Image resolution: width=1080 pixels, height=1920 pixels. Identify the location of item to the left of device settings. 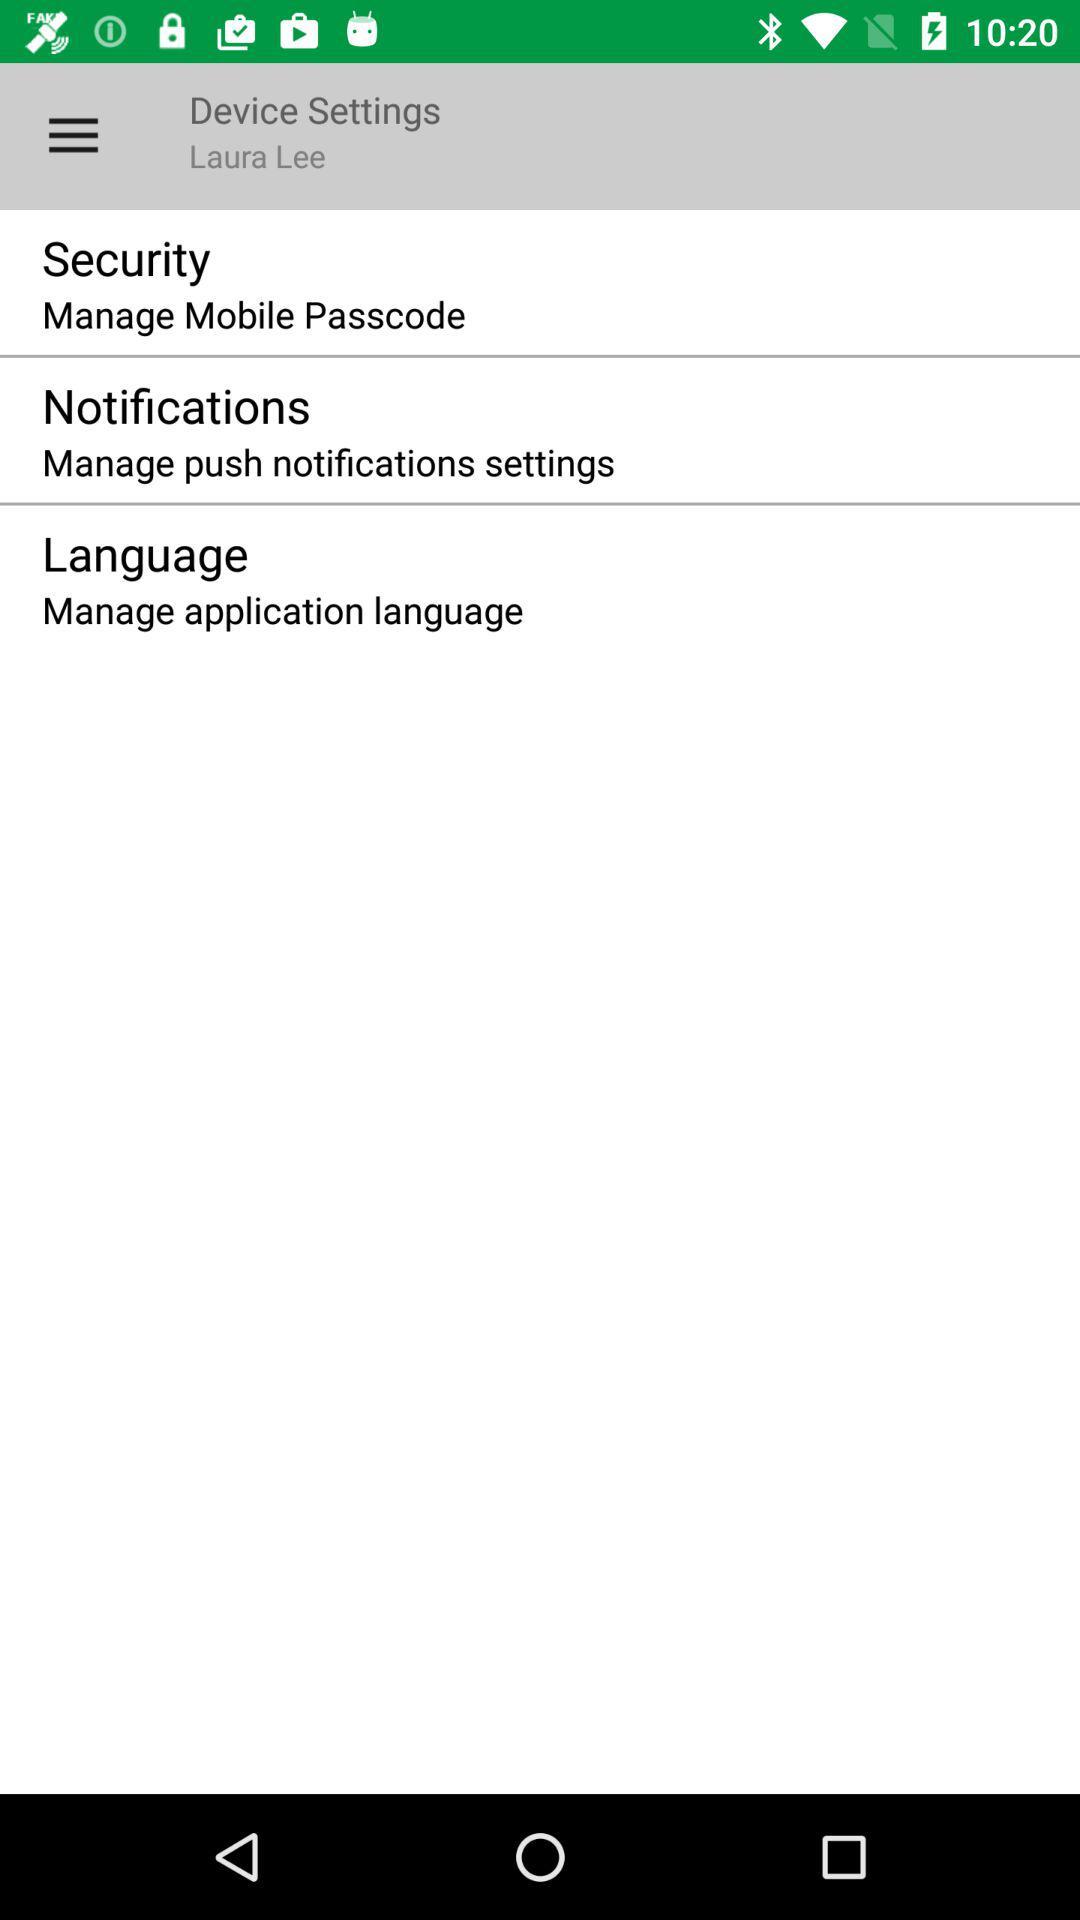
(72, 135).